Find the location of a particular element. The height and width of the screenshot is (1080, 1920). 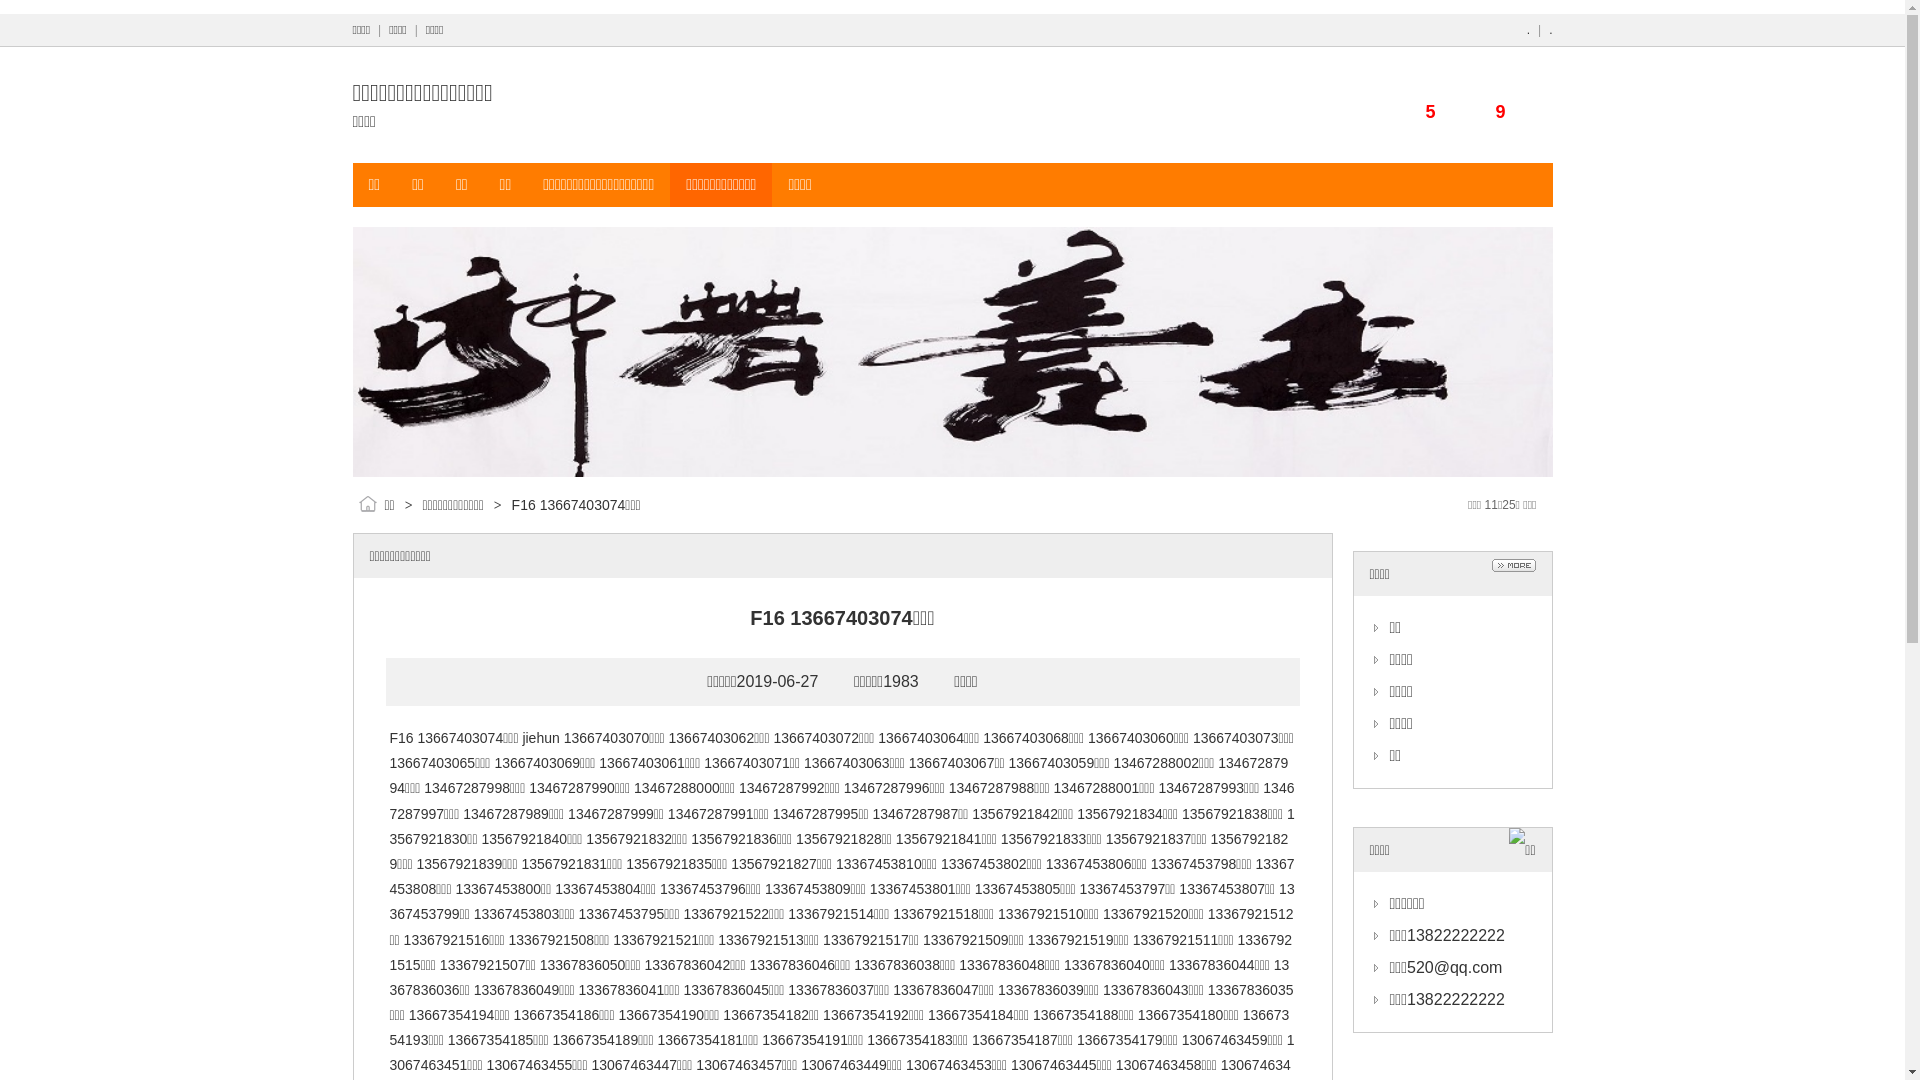

'.' is located at coordinates (1527, 30).